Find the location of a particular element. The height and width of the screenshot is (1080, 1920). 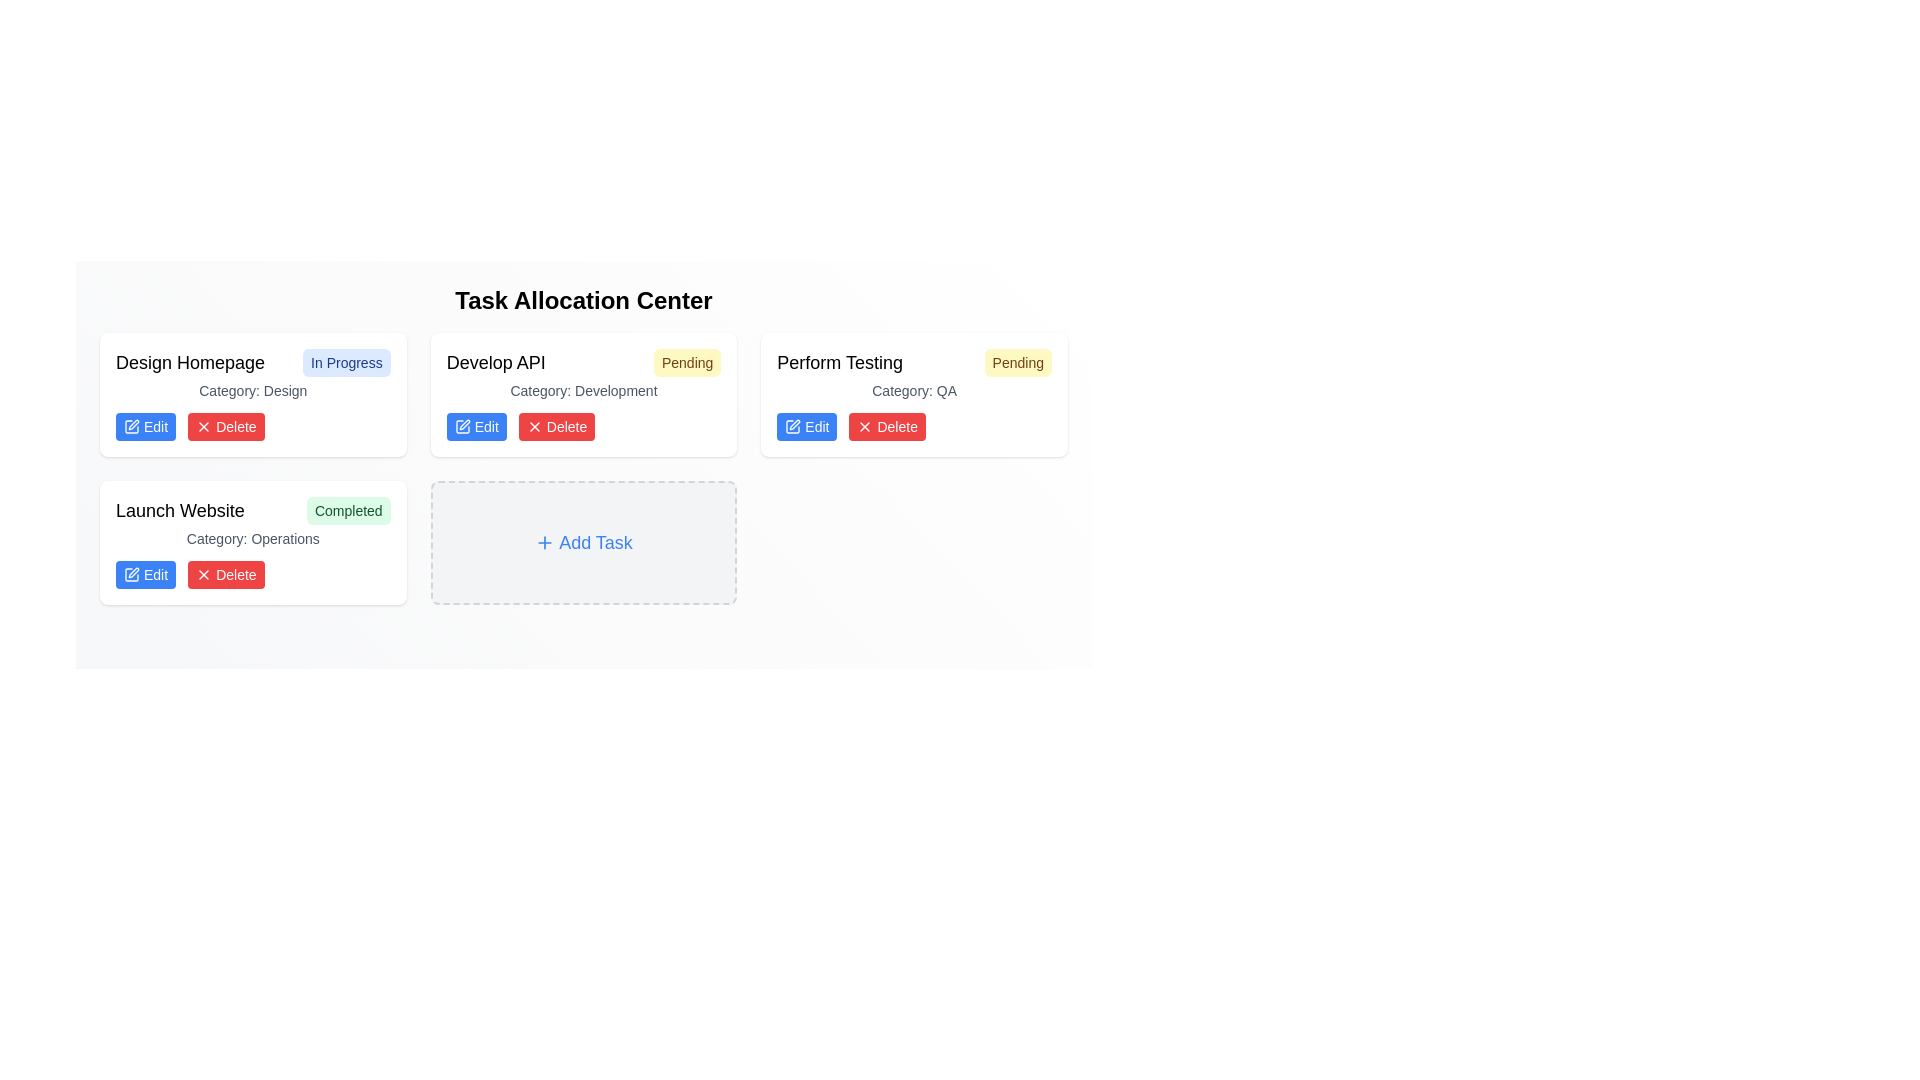

the edit icon located within the 'Edit' button on the 'Perform Testing' card, which visually represents the action of editing the associated task is located at coordinates (792, 426).